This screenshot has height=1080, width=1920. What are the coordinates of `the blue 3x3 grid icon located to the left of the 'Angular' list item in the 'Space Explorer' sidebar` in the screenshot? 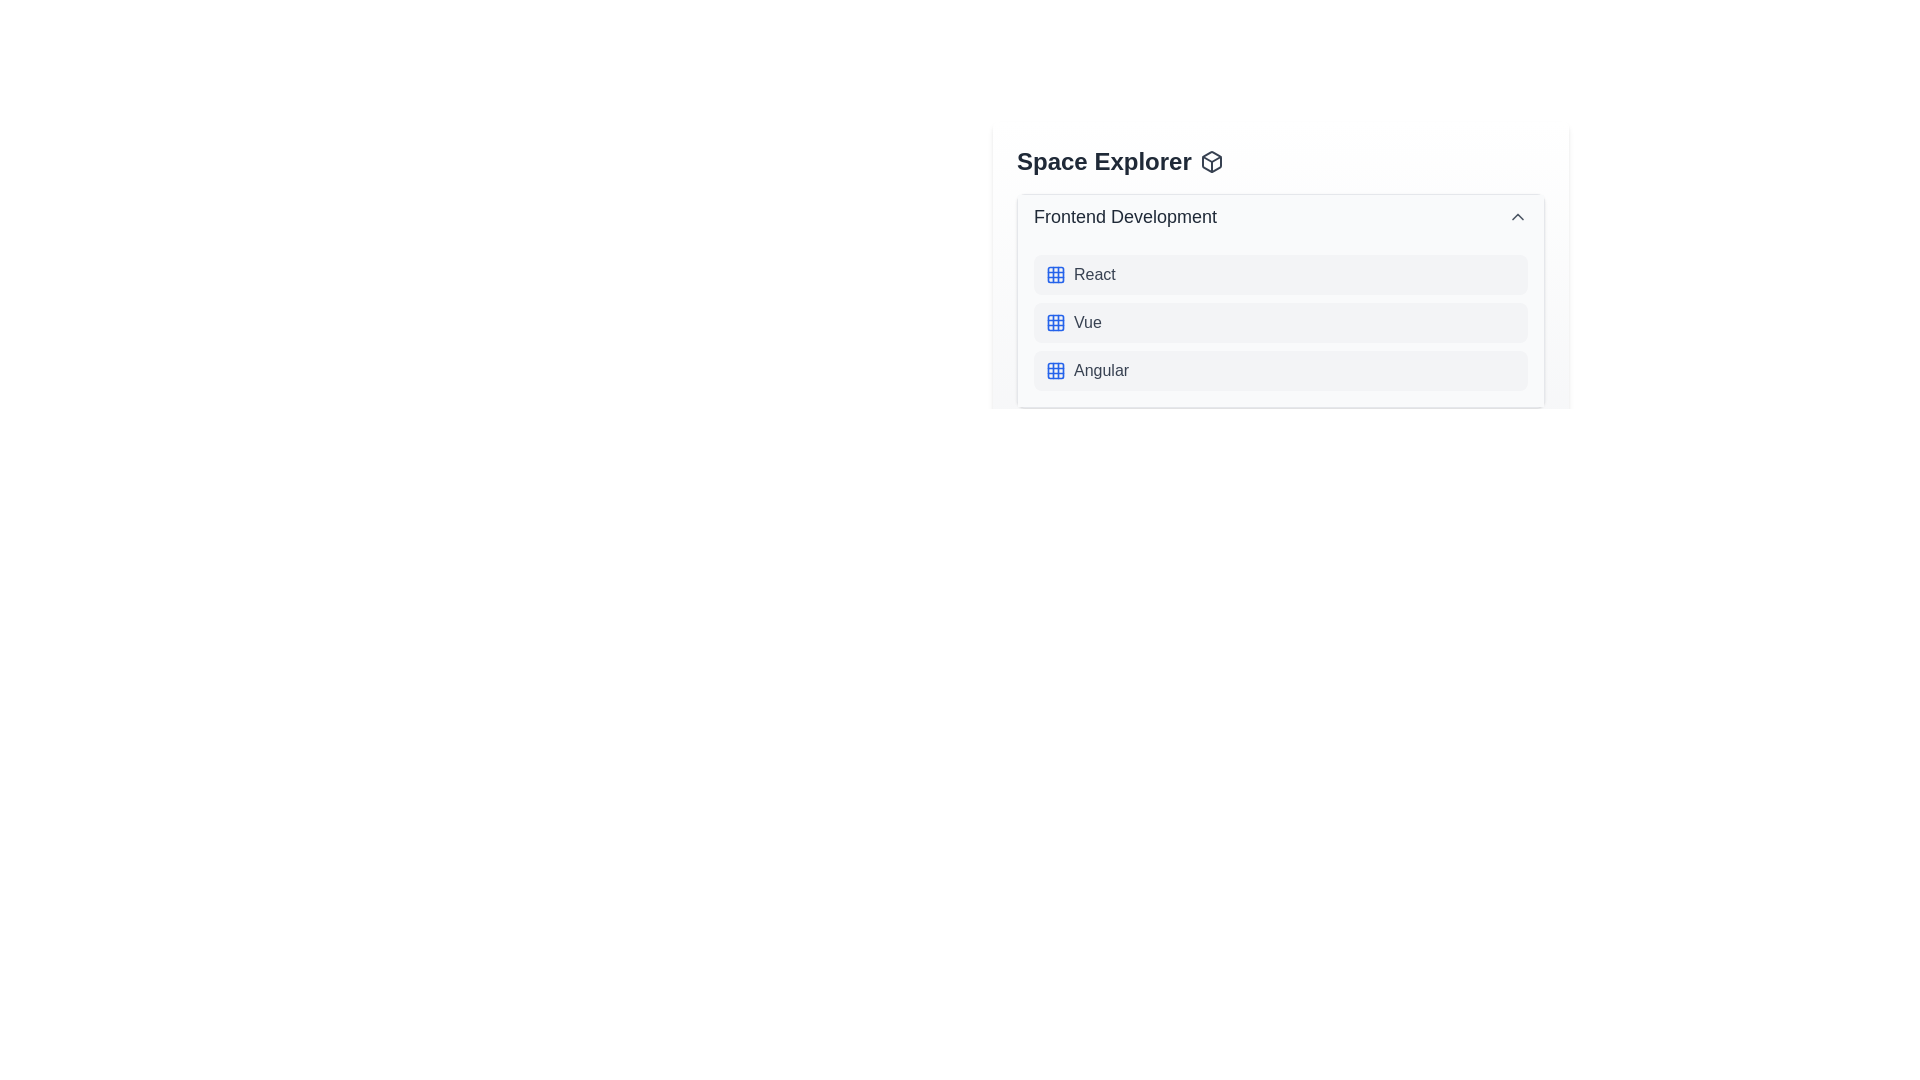 It's located at (1055, 370).